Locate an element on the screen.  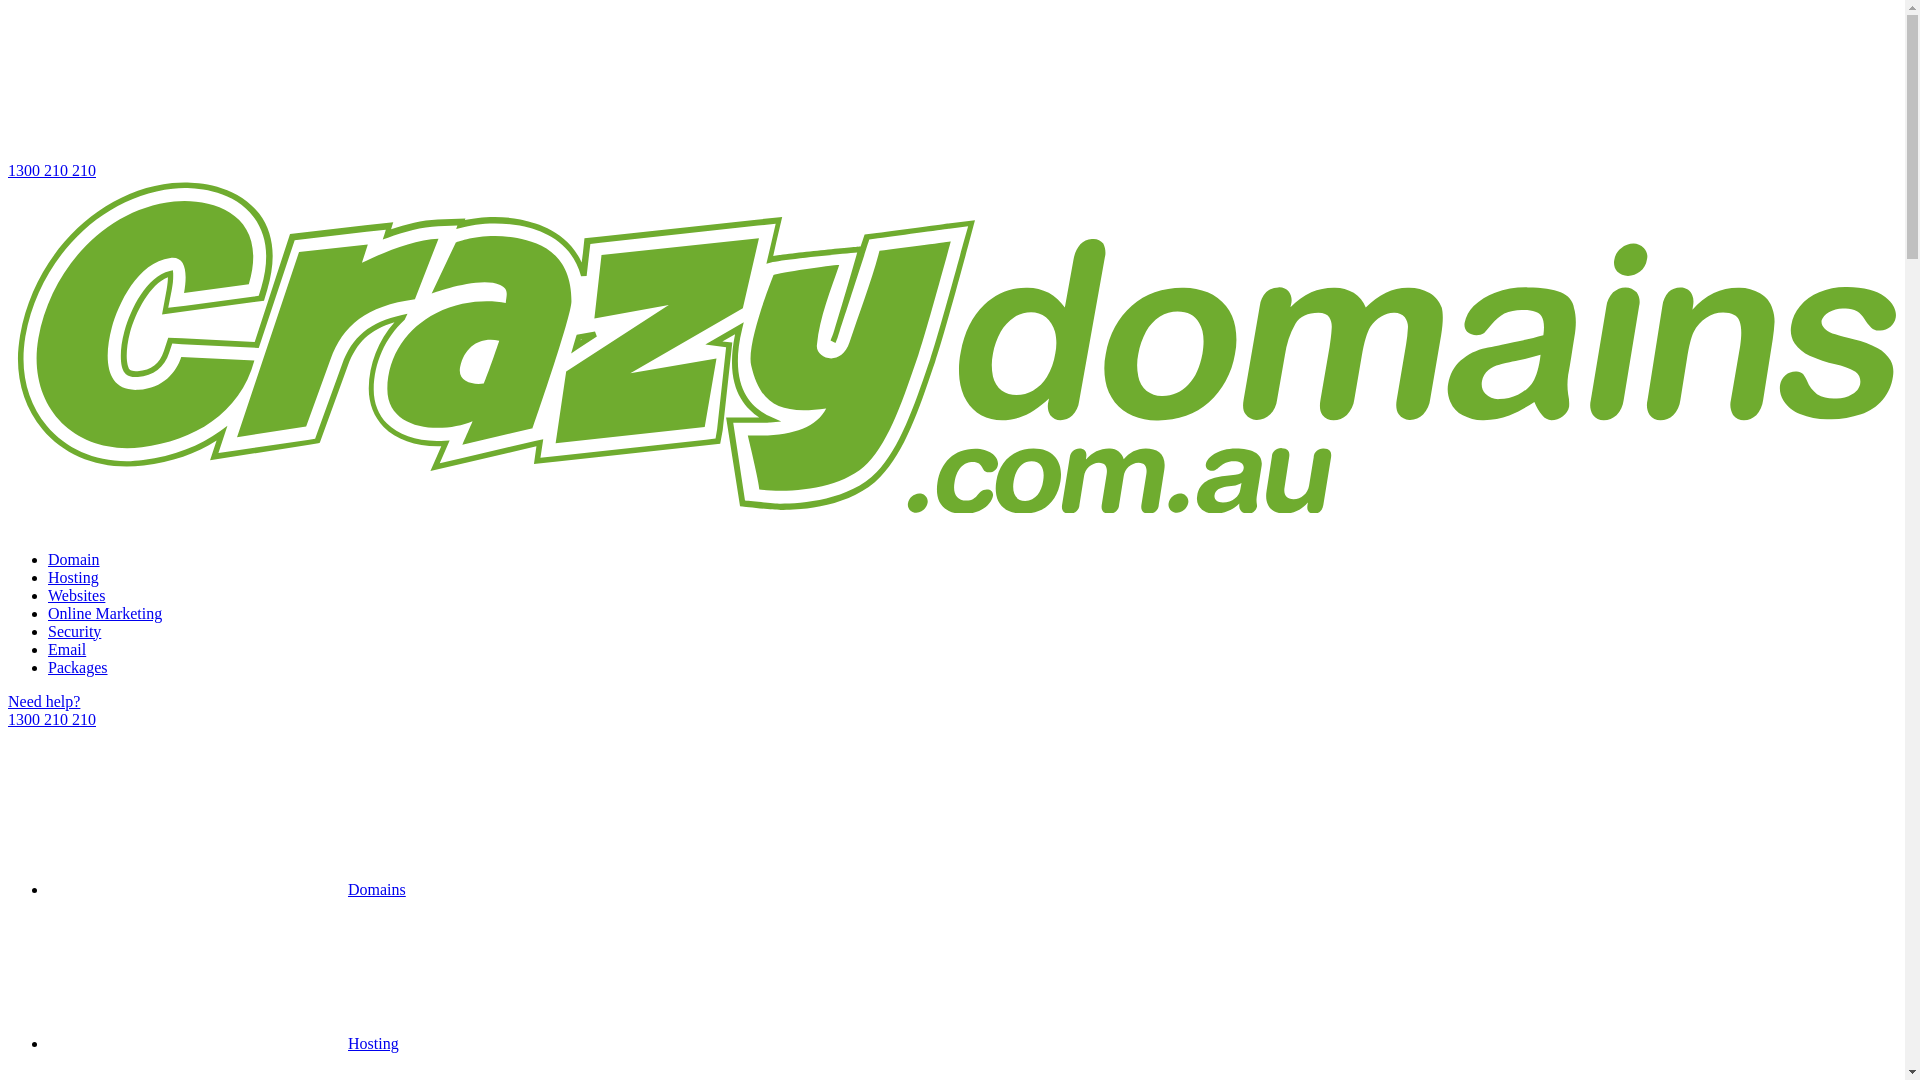
'Hosting' is located at coordinates (48, 1042).